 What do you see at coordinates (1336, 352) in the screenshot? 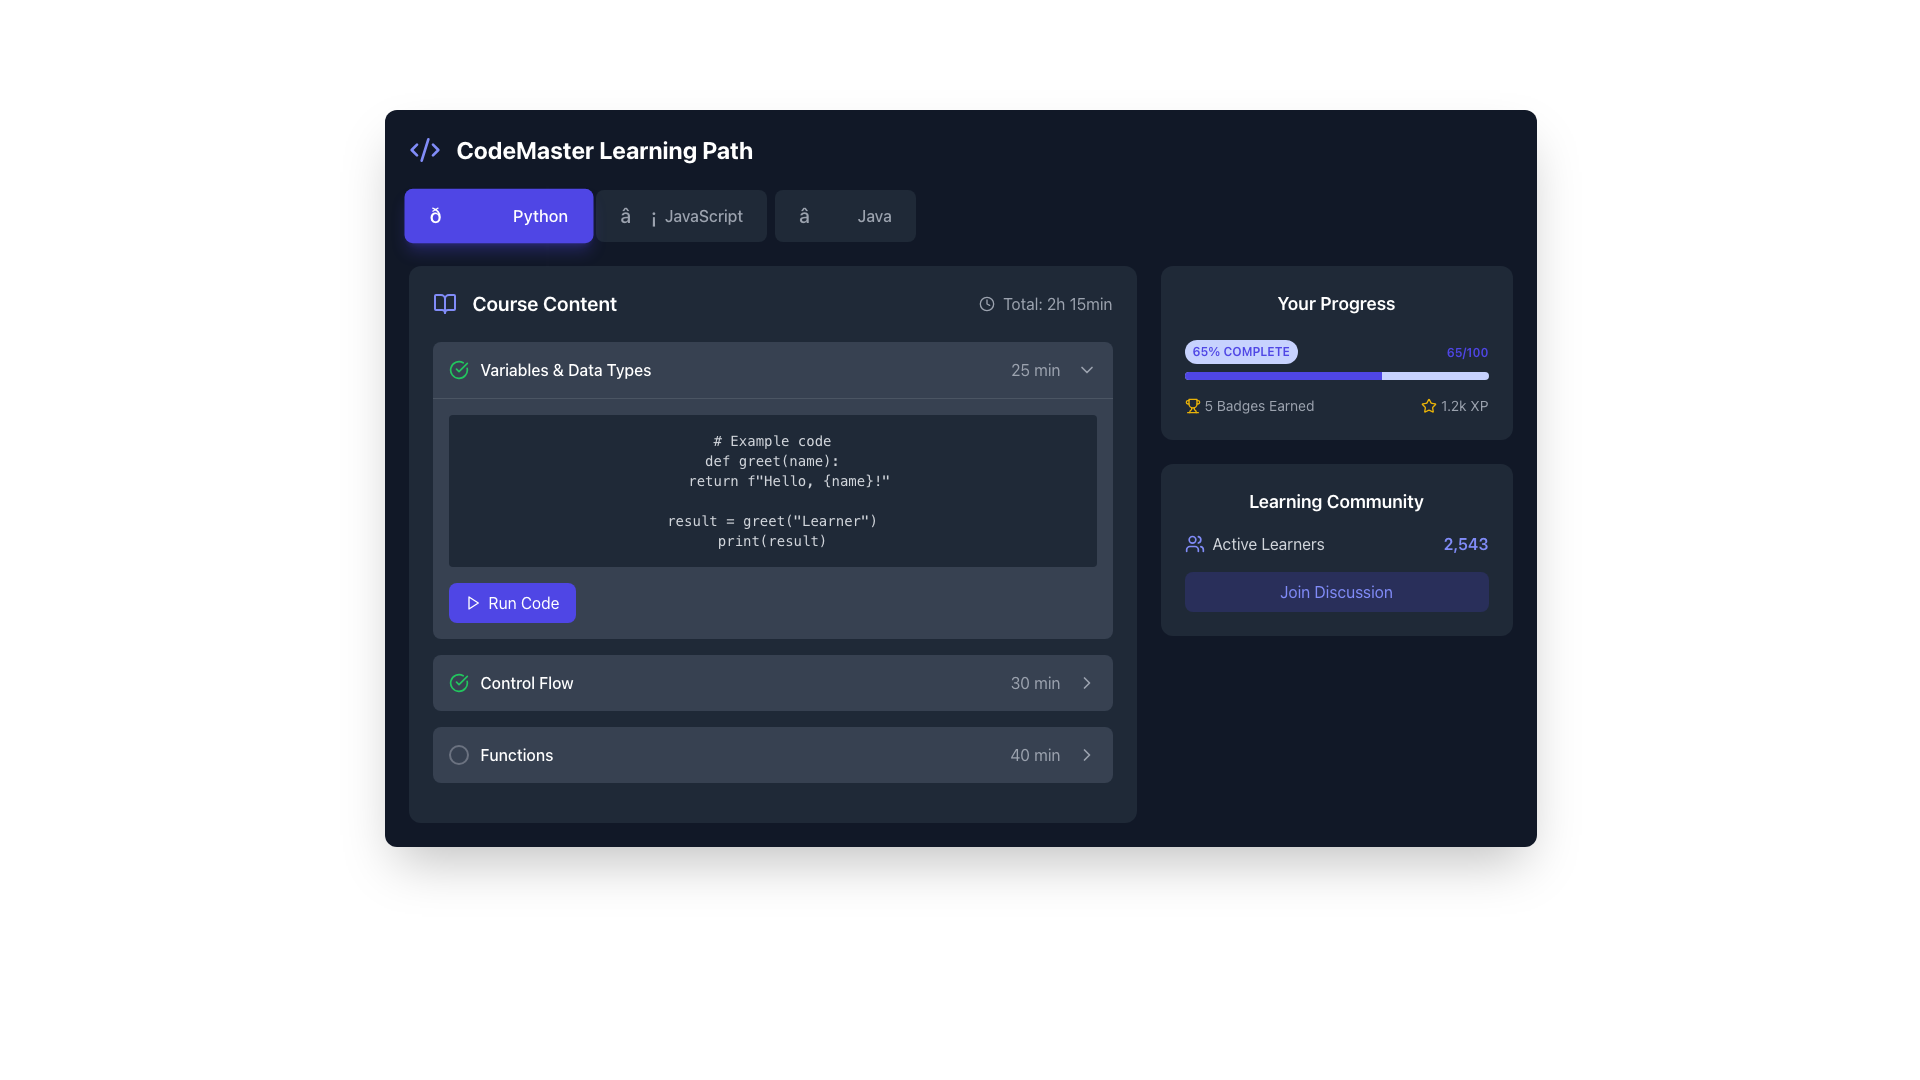
I see `information displayed in the Progress tracker located in the upper-right region of the interface, above the 'Learning Community' section` at bounding box center [1336, 352].